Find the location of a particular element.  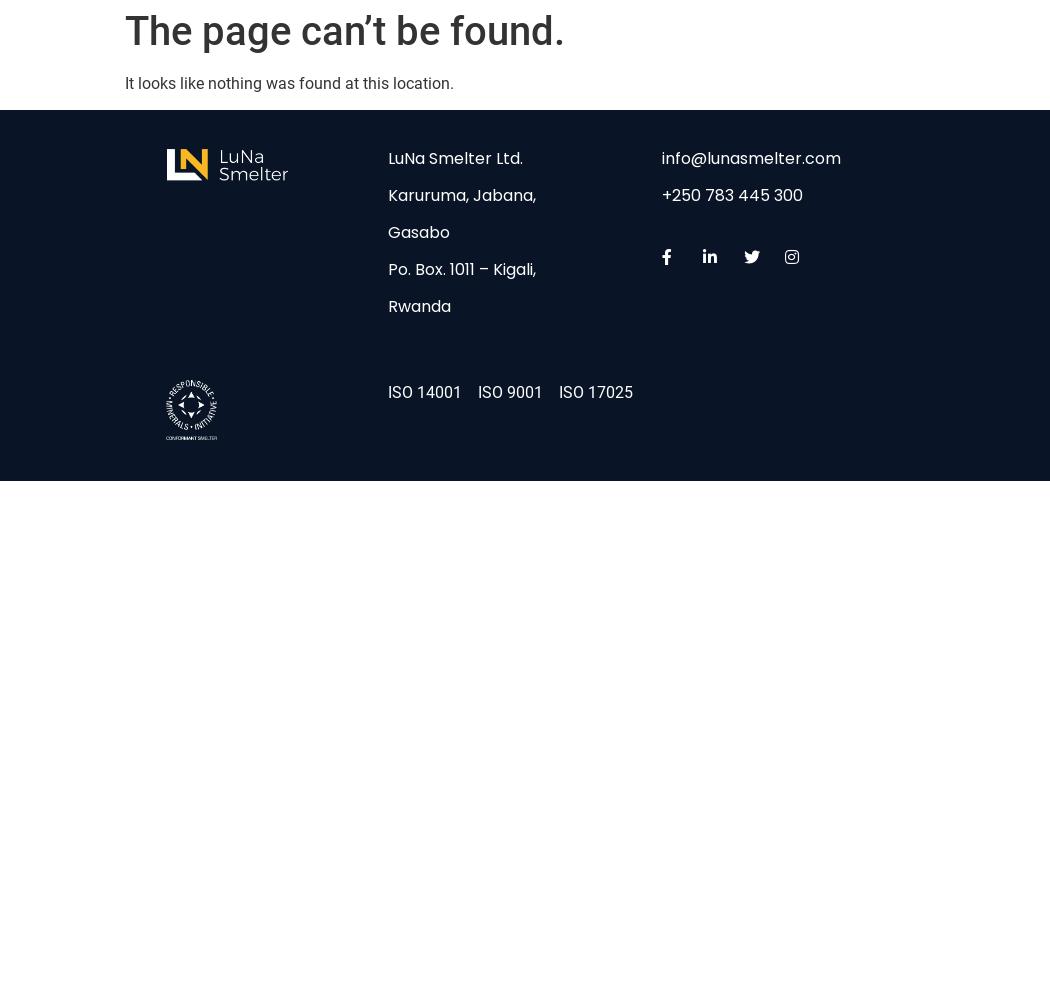

'+250 783 445 300' is located at coordinates (731, 194).